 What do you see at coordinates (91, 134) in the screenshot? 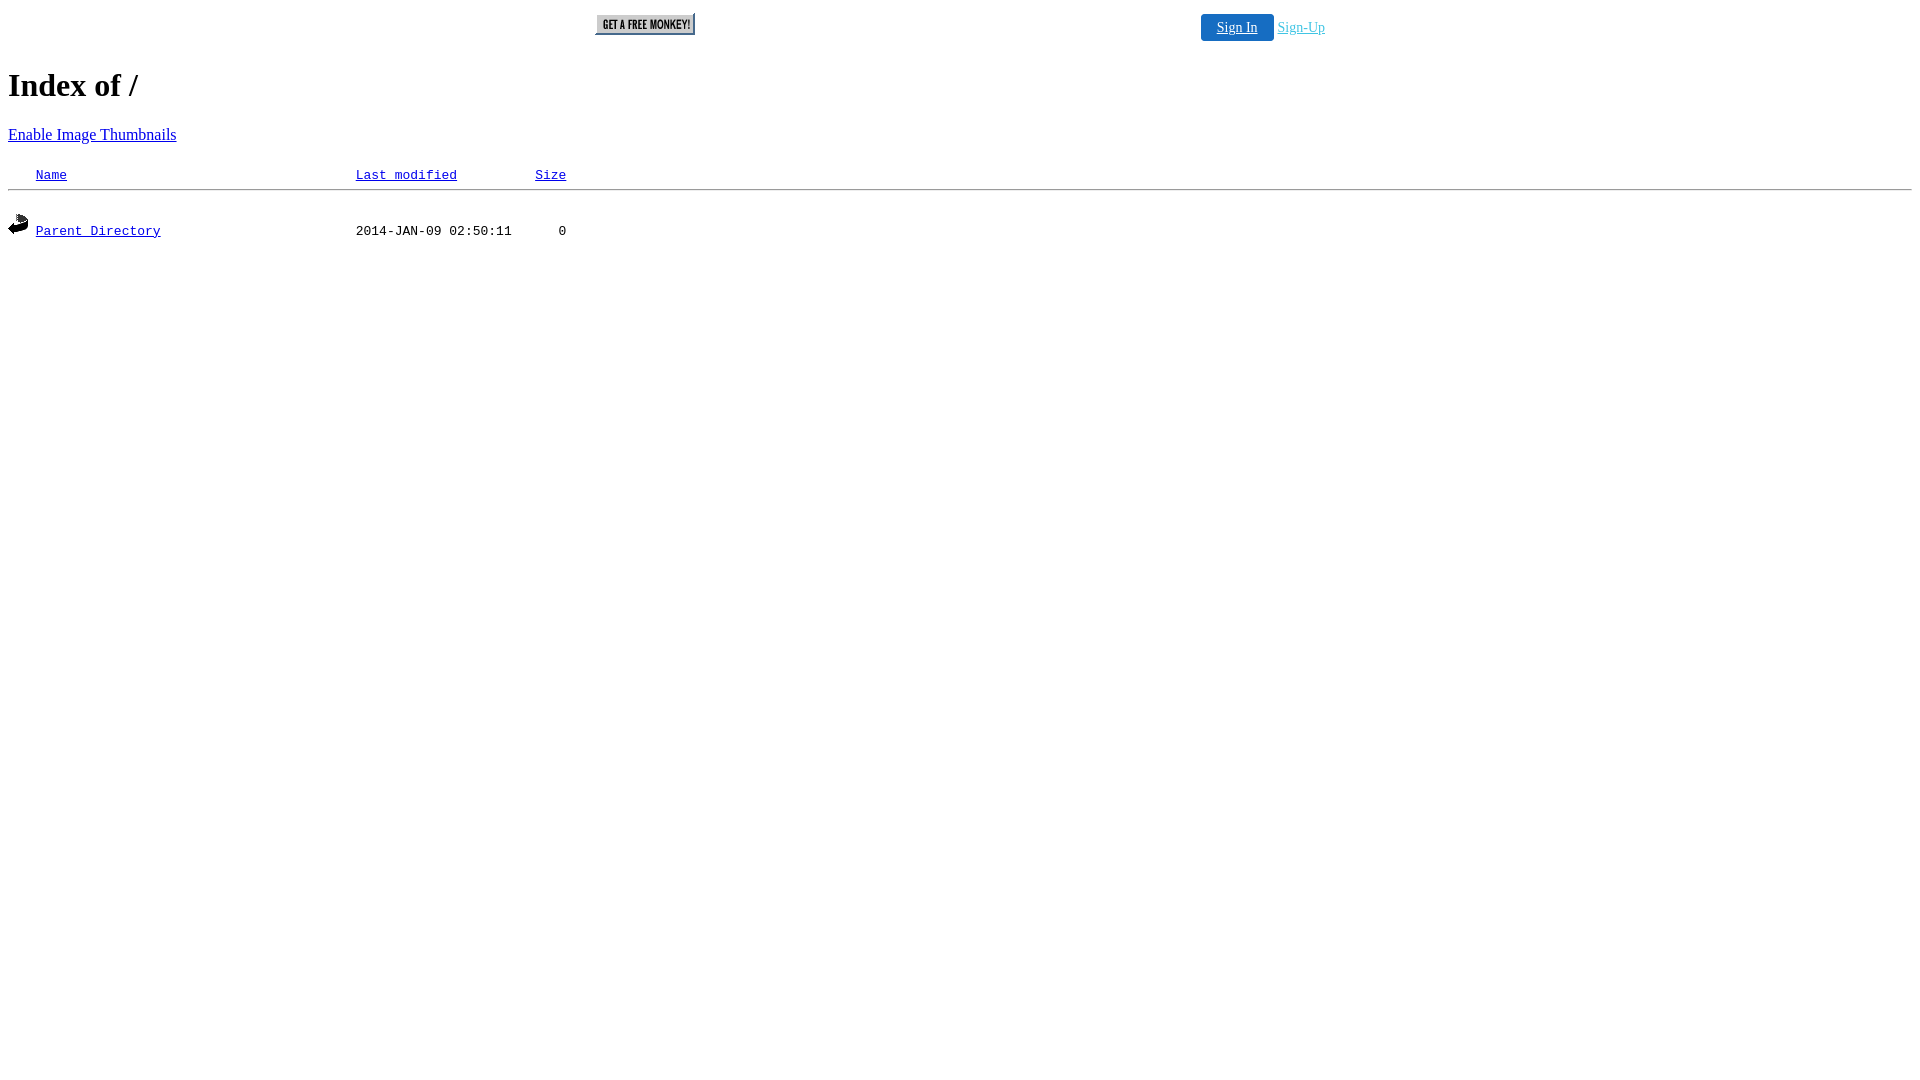
I see `'Enable Image Thumbnails'` at bounding box center [91, 134].